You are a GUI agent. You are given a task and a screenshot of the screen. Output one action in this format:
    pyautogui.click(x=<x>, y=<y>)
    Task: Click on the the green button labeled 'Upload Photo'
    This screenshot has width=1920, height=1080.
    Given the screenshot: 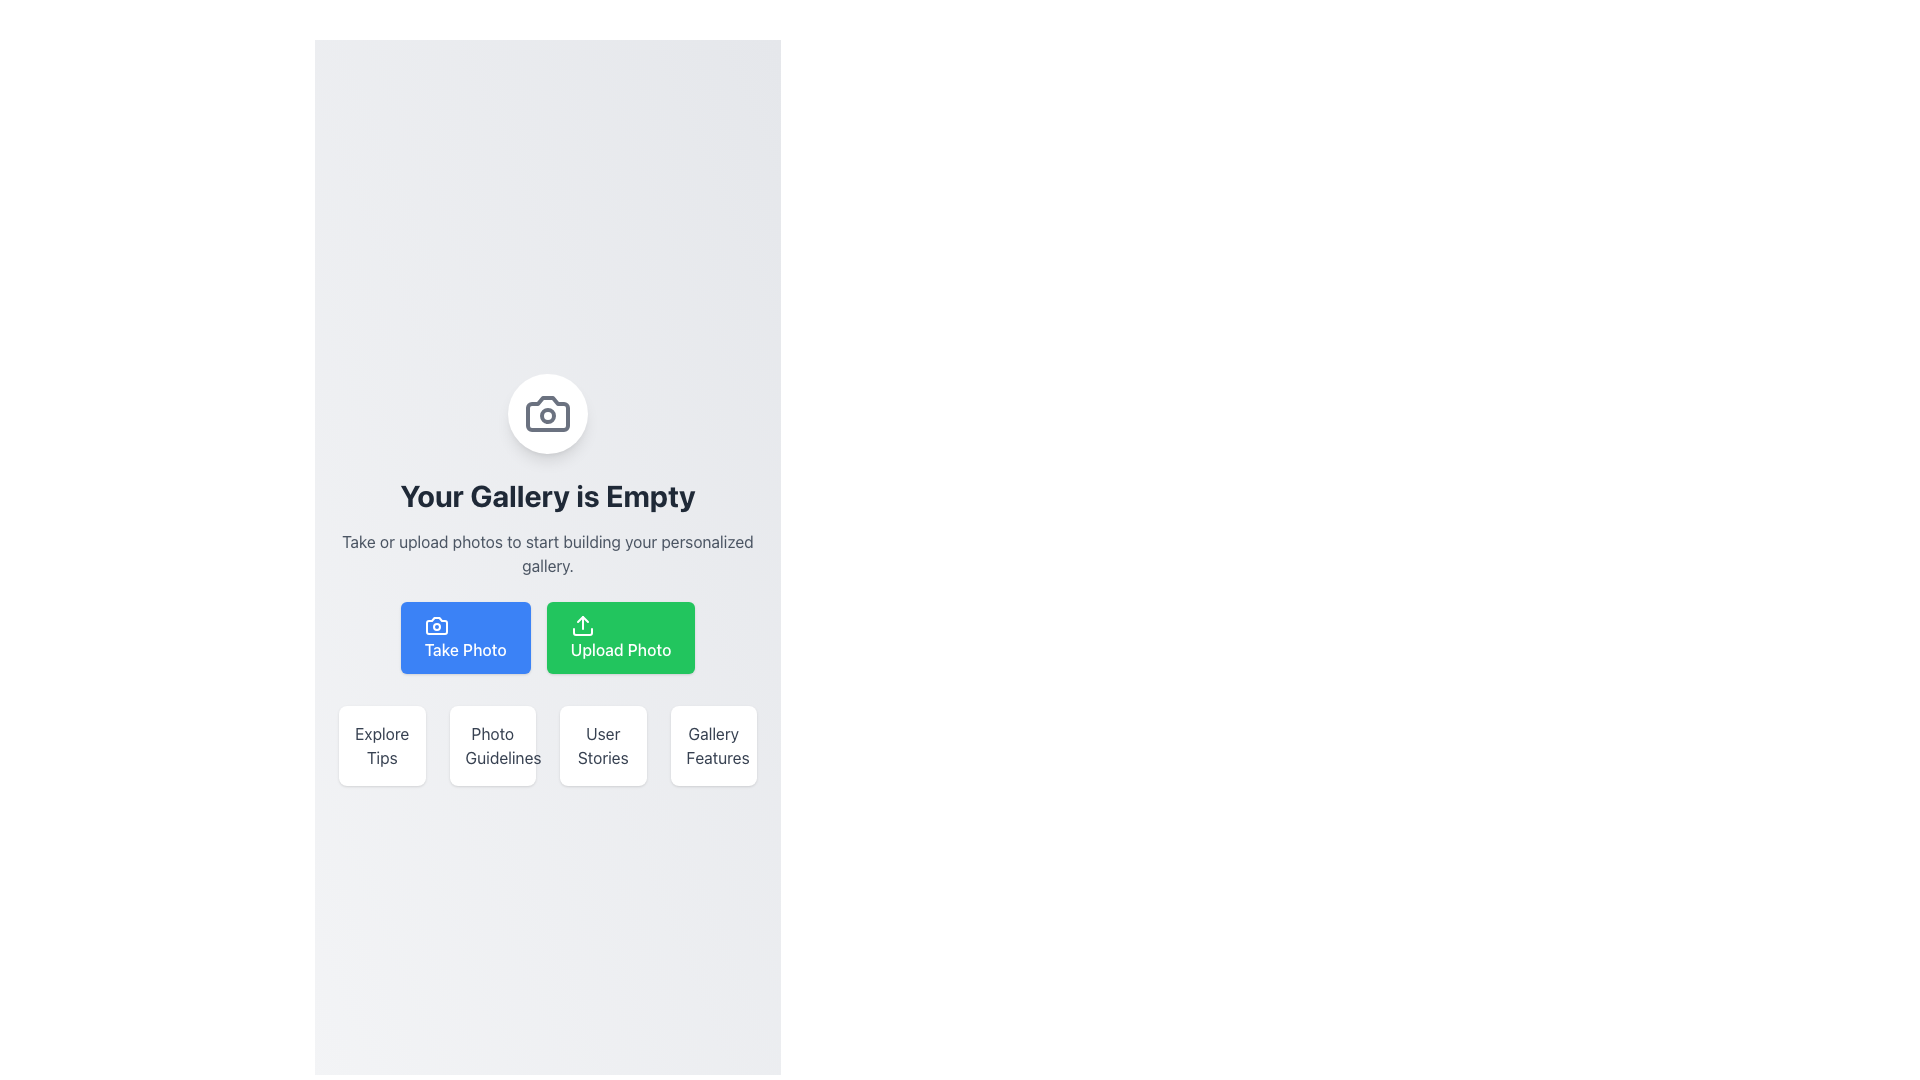 What is the action you would take?
    pyautogui.click(x=581, y=624)
    